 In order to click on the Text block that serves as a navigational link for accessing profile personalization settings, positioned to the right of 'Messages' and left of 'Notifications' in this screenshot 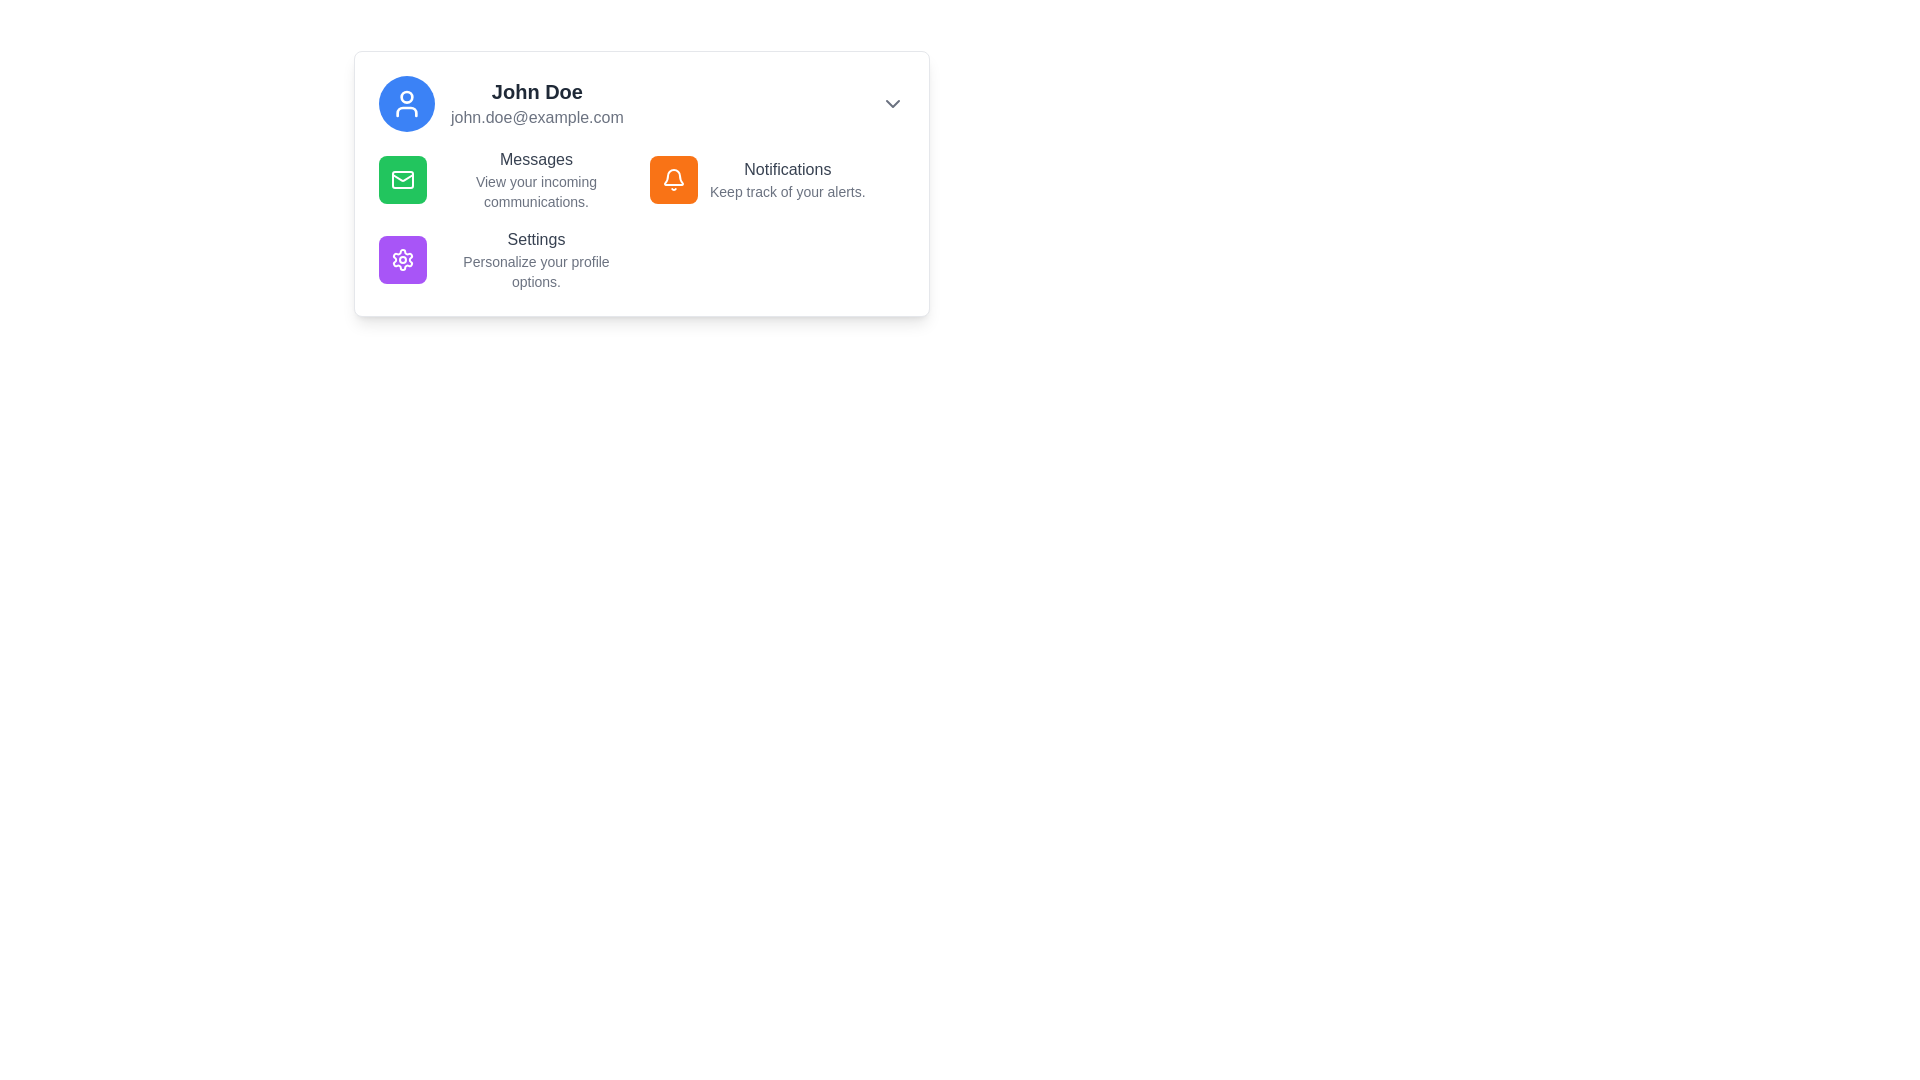, I will do `click(536, 258)`.